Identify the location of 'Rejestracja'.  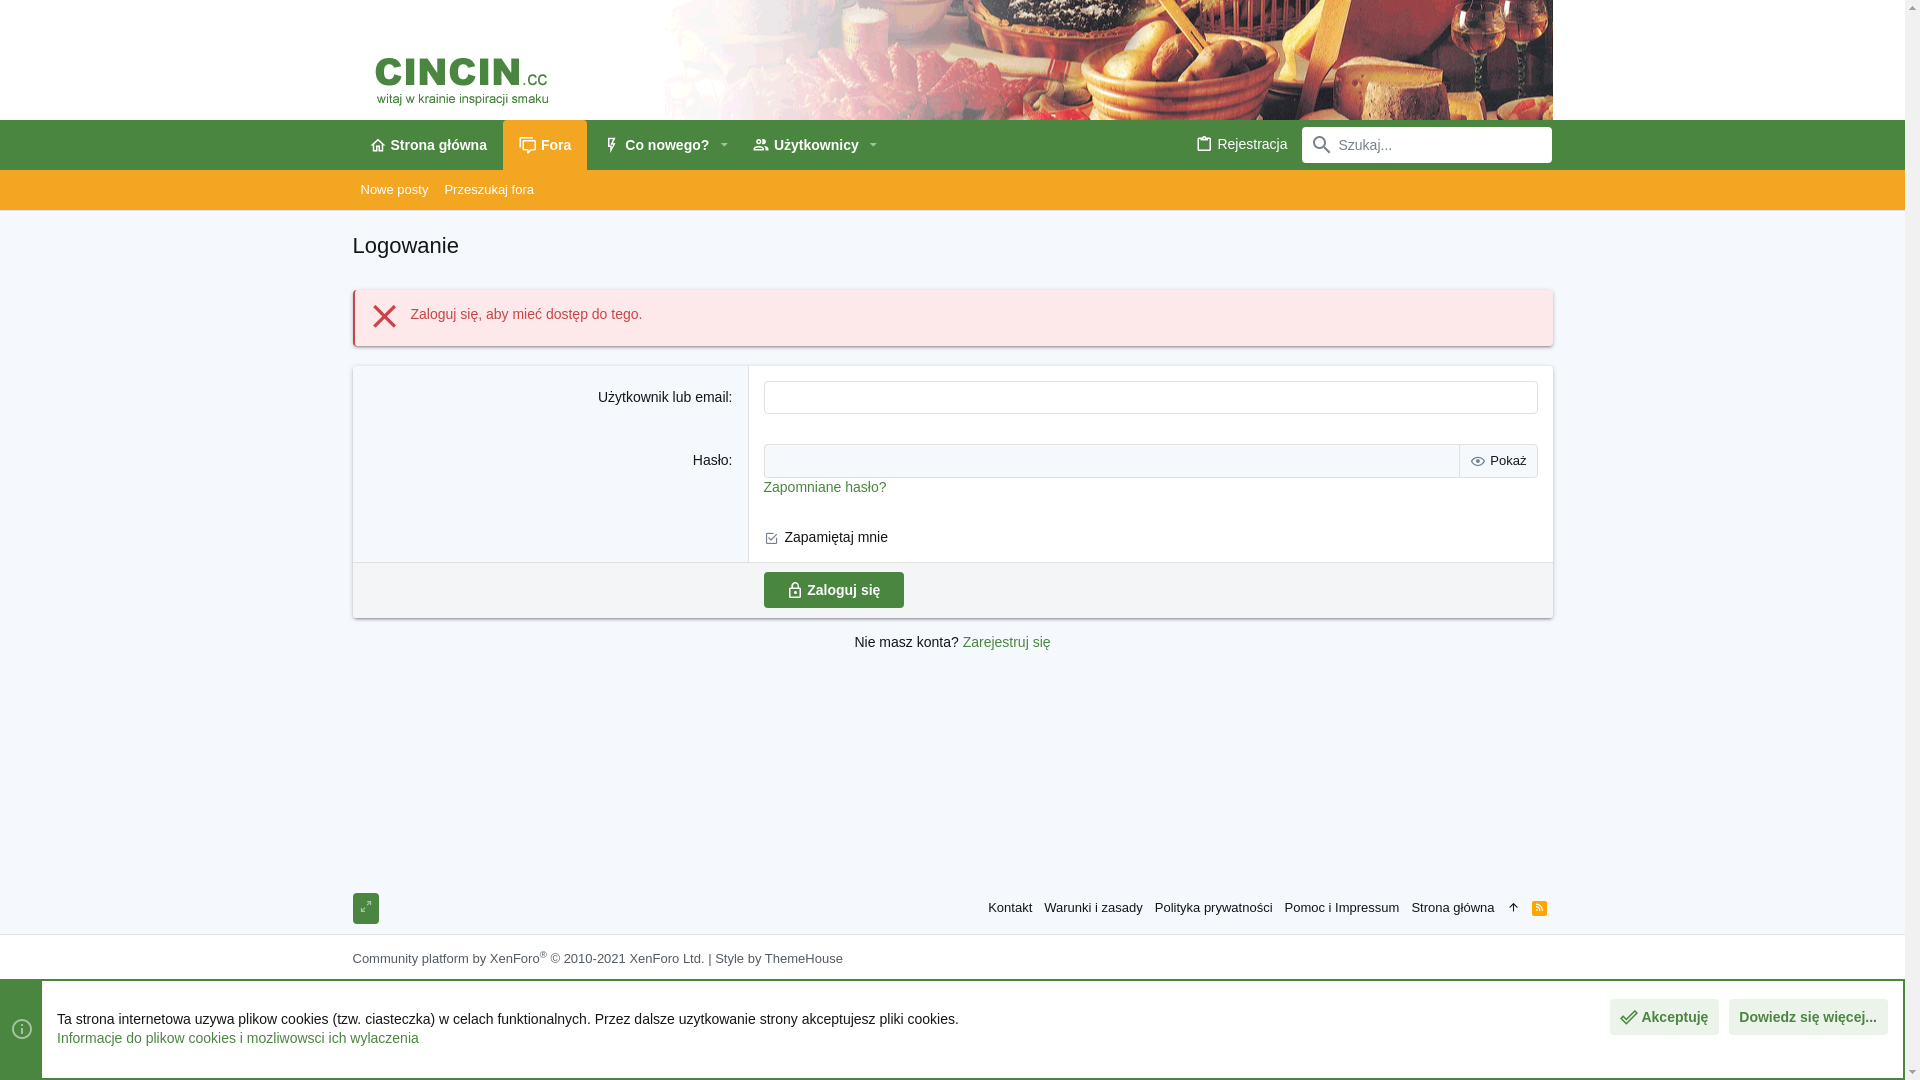
(1240, 143).